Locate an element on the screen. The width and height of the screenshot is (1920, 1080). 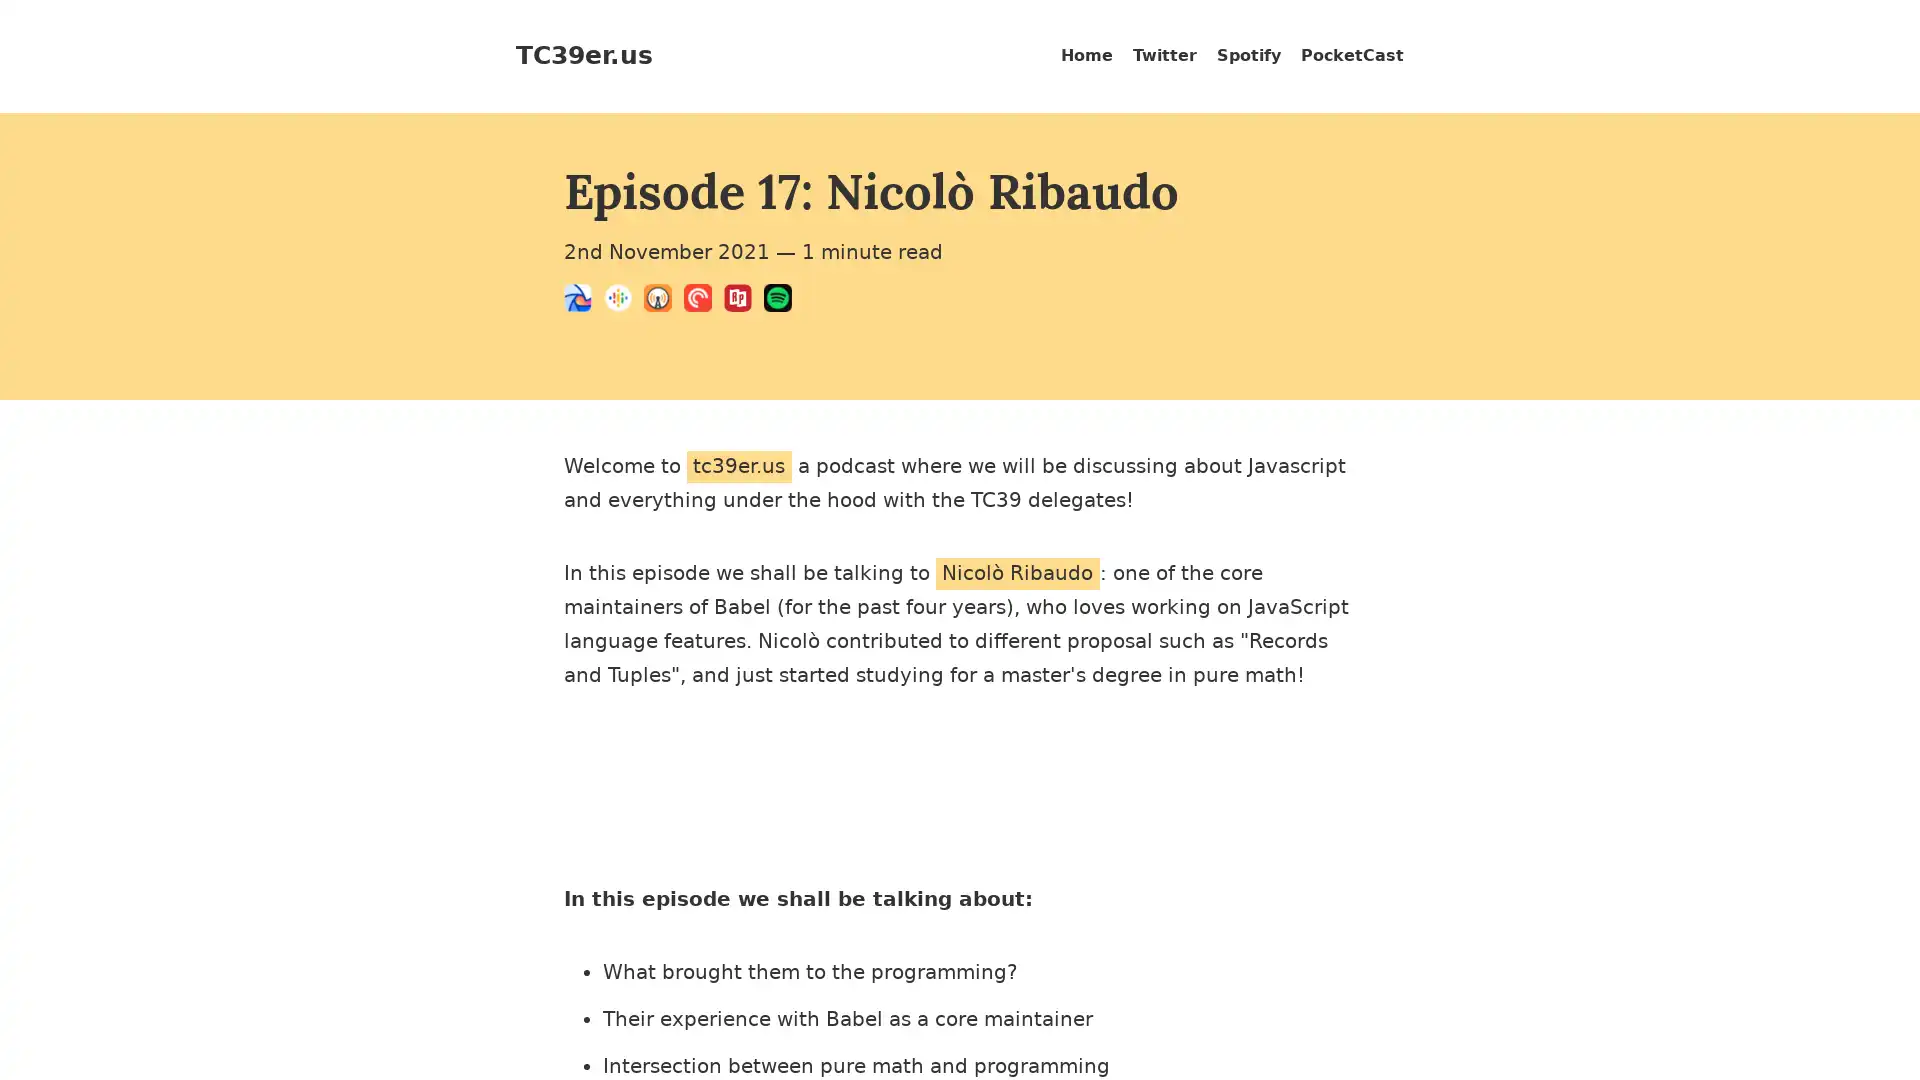
Breaker Logo is located at coordinates (583, 301).